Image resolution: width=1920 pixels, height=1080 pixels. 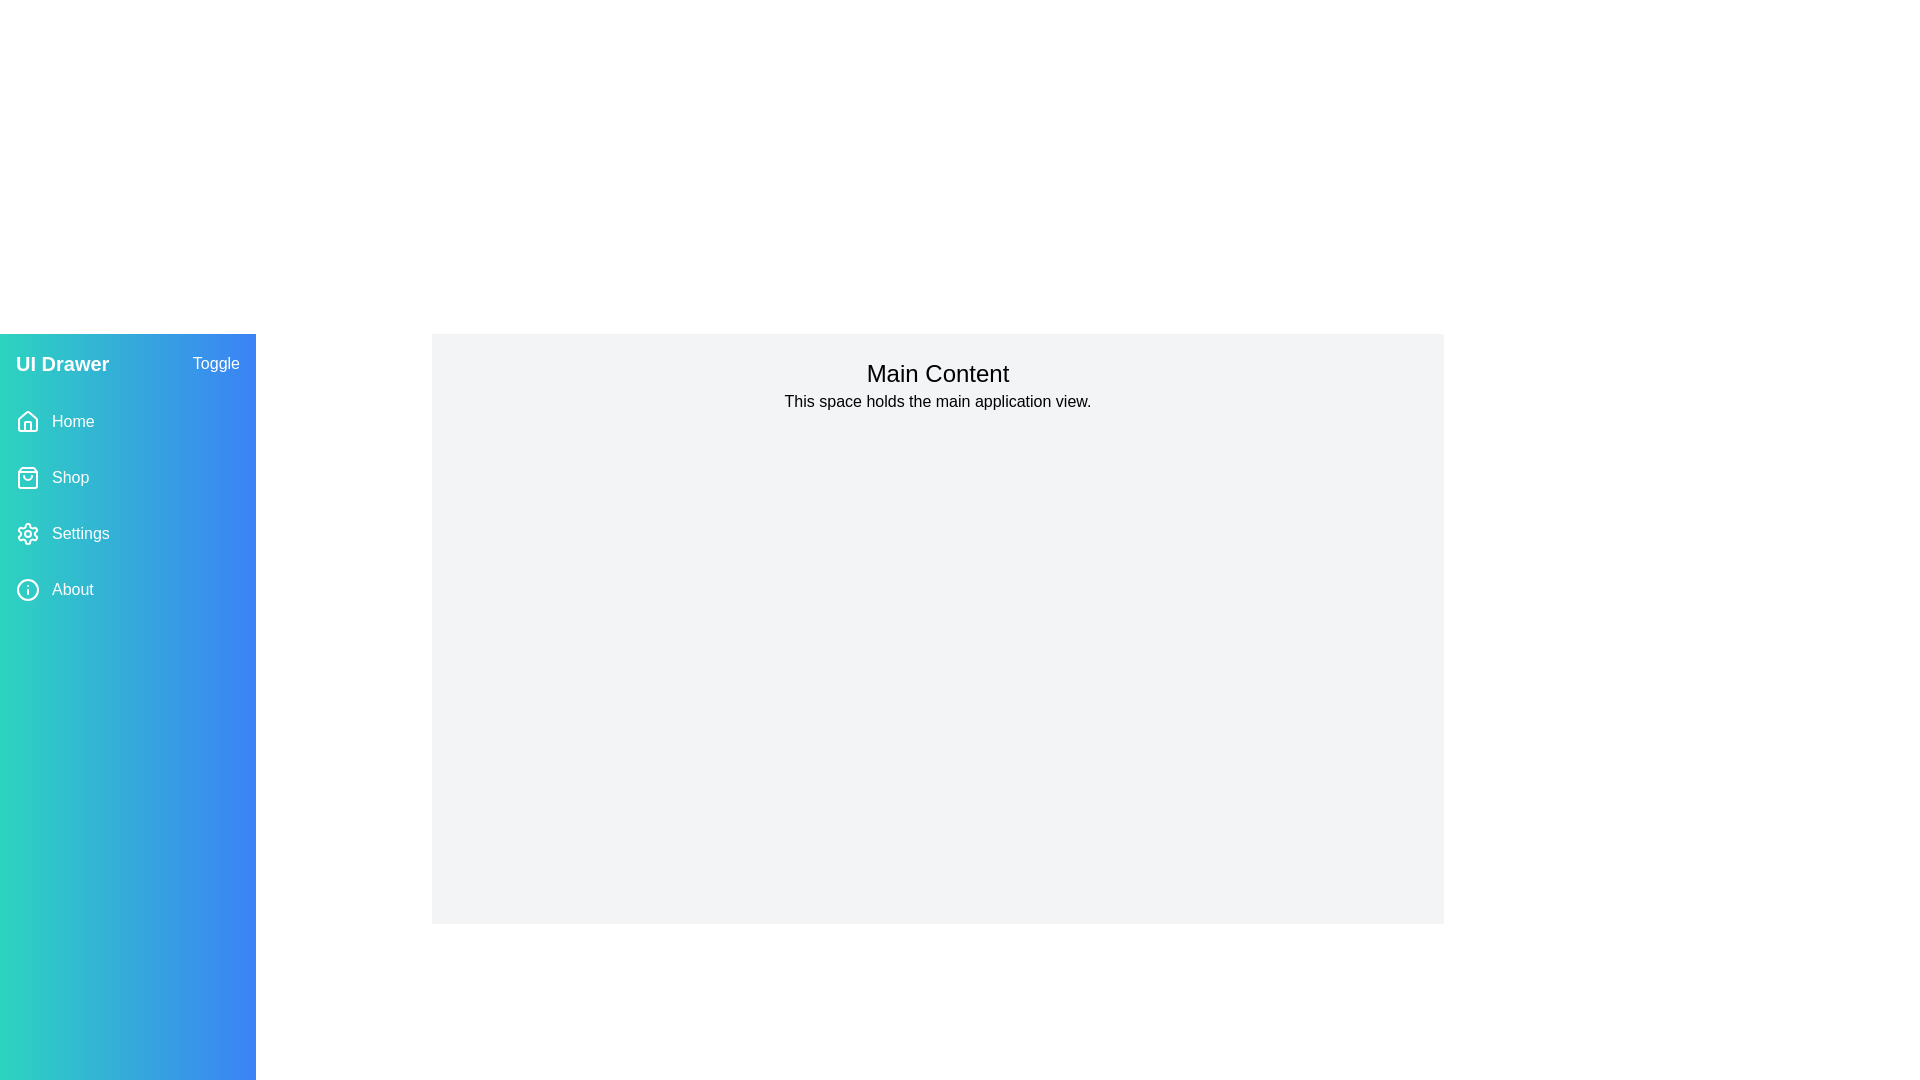 I want to click on the menu item Settings from the drawer, so click(x=127, y=532).